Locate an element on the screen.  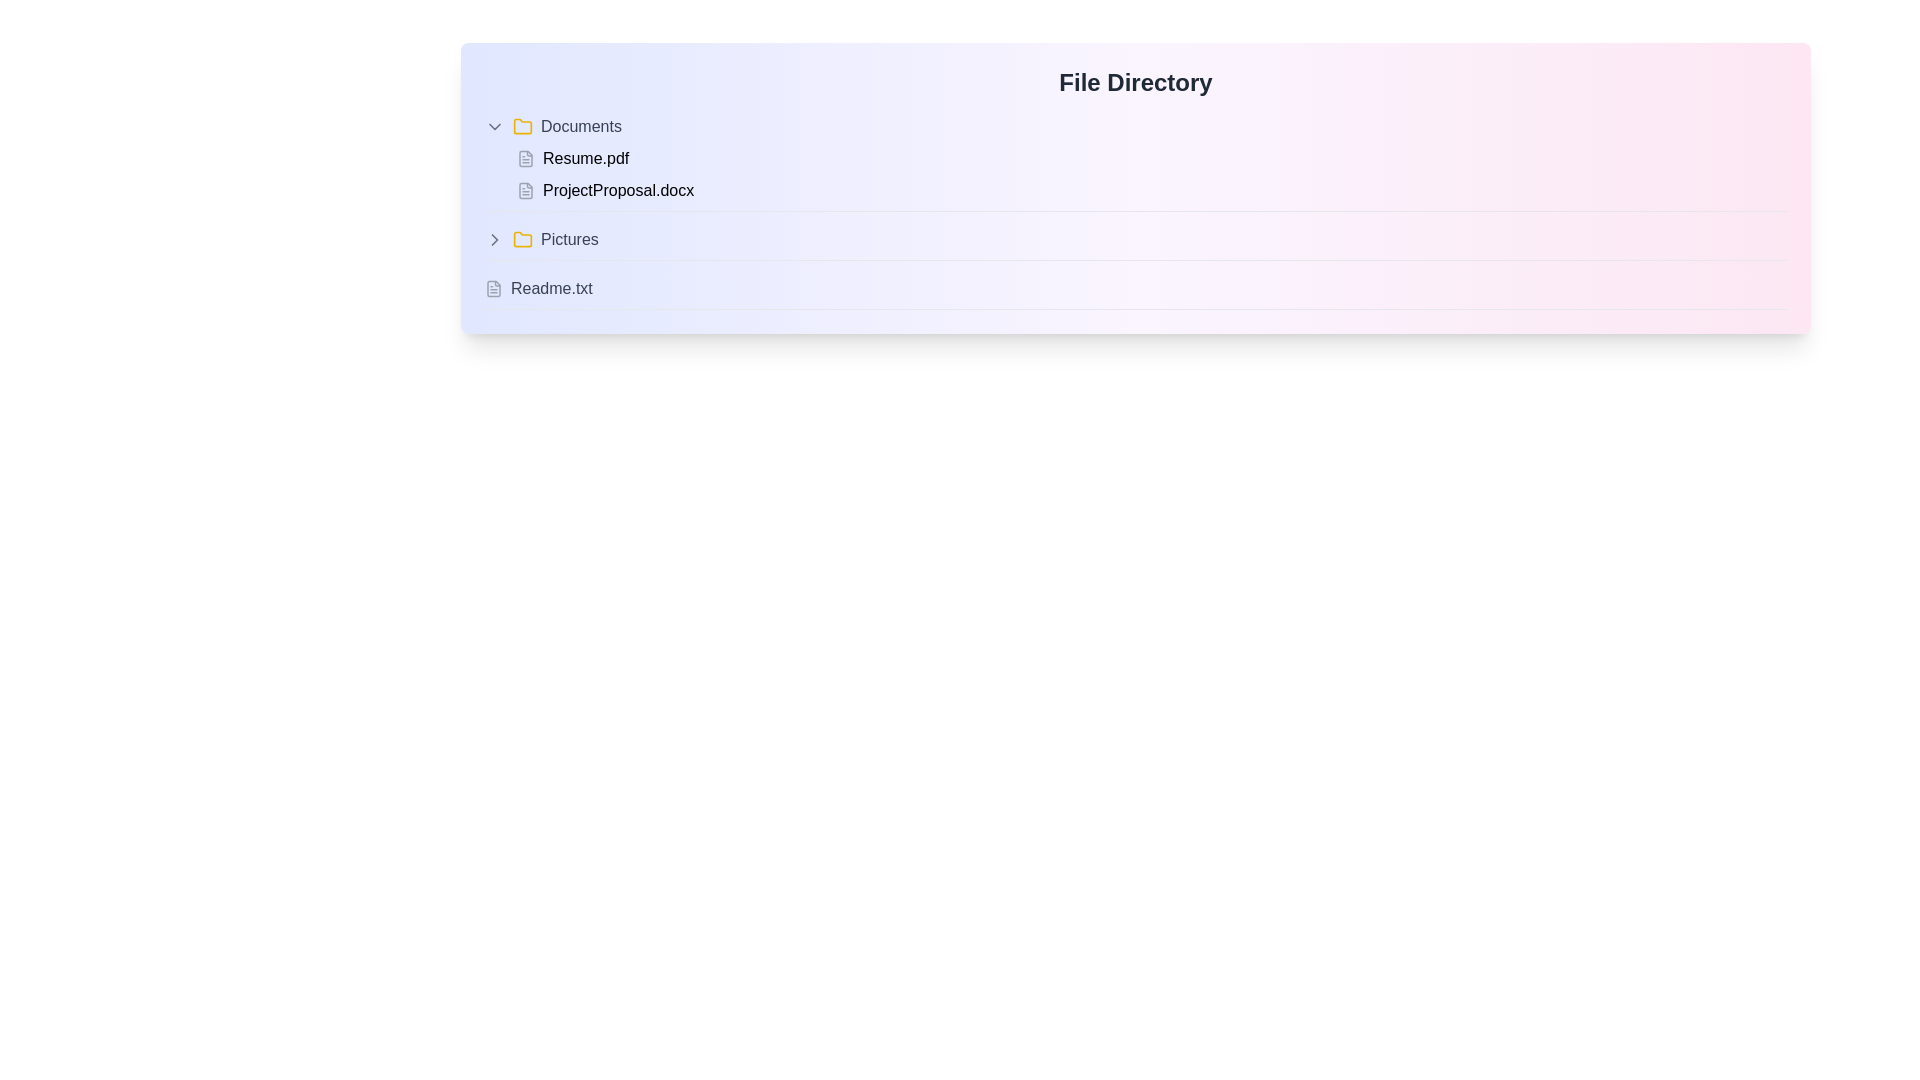
the document icon, which is a gray file-shaped symbol with a folded corner, located to the left of the text label 'ProjectProposal.docx' in the 'Documents' section is located at coordinates (526, 191).